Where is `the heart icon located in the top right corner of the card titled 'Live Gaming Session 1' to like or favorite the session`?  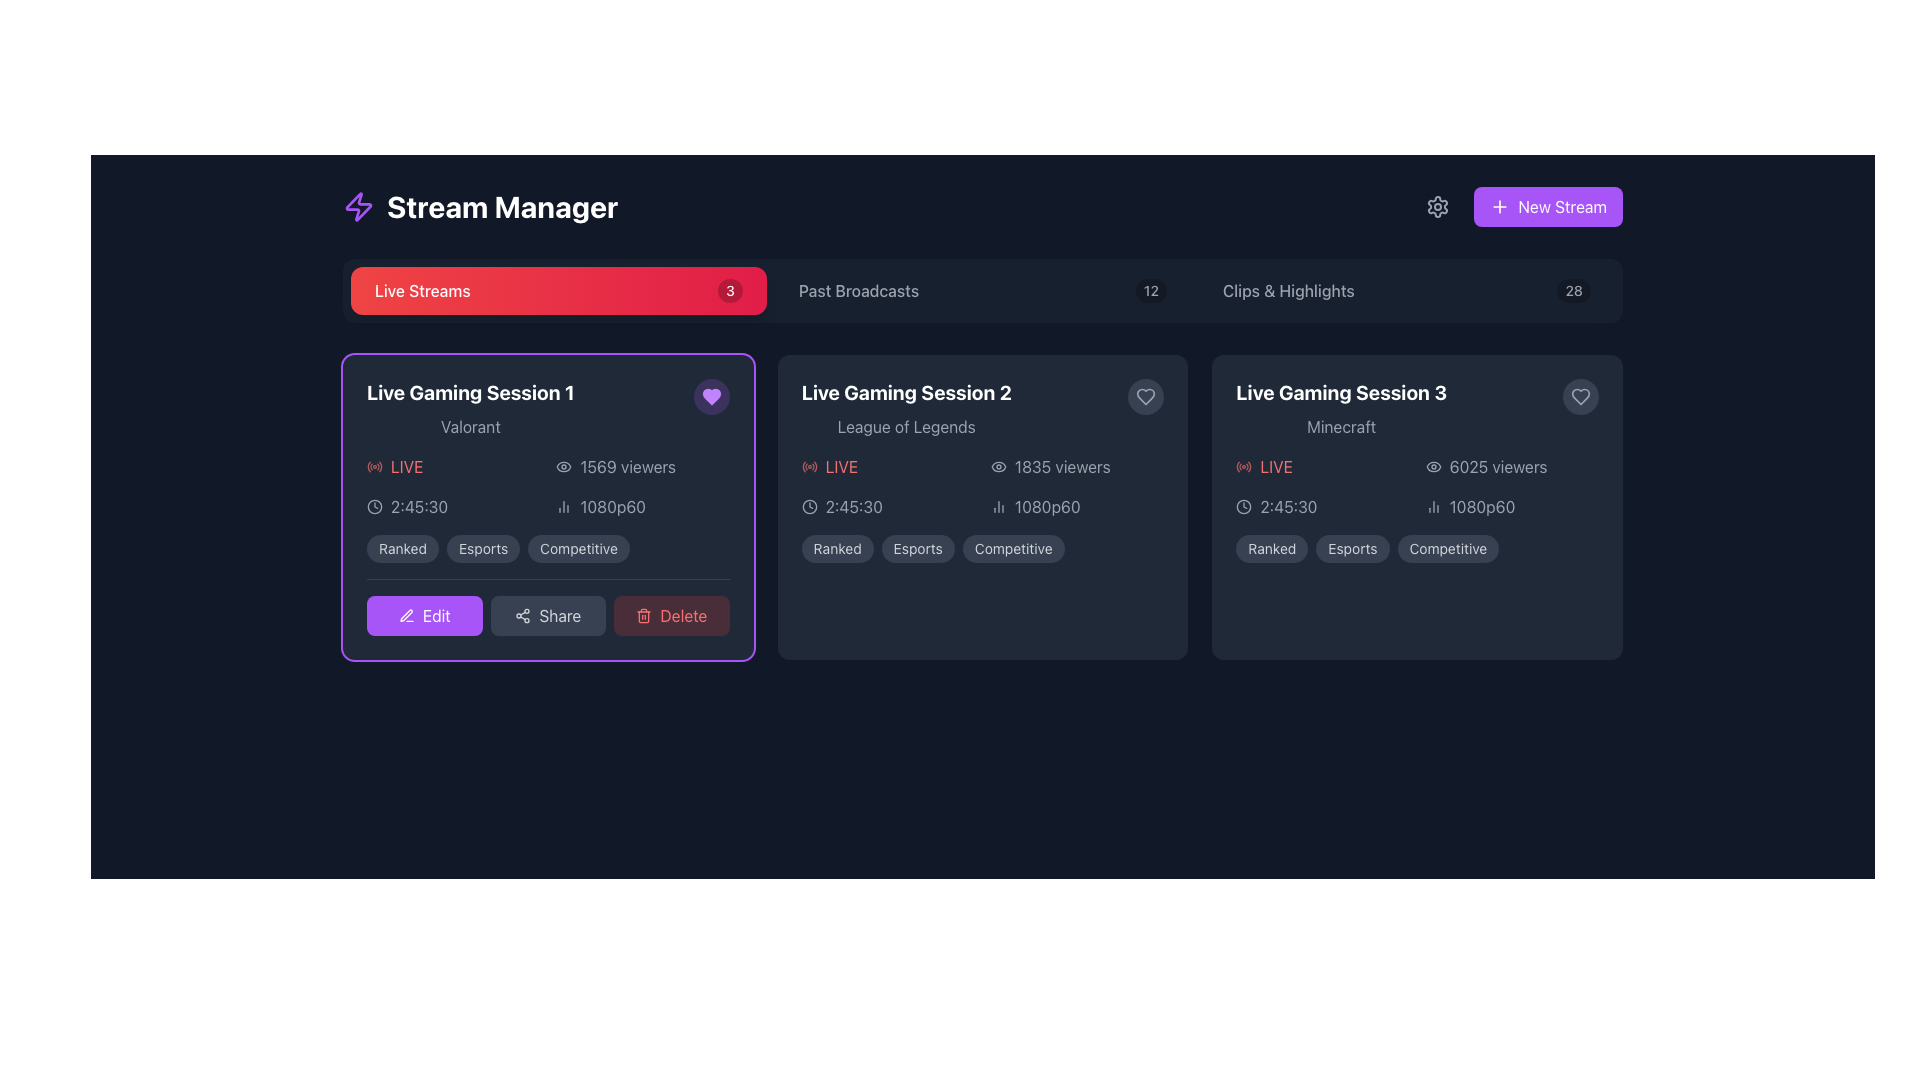
the heart icon located in the top right corner of the card titled 'Live Gaming Session 1' to like or favorite the session is located at coordinates (1579, 397).